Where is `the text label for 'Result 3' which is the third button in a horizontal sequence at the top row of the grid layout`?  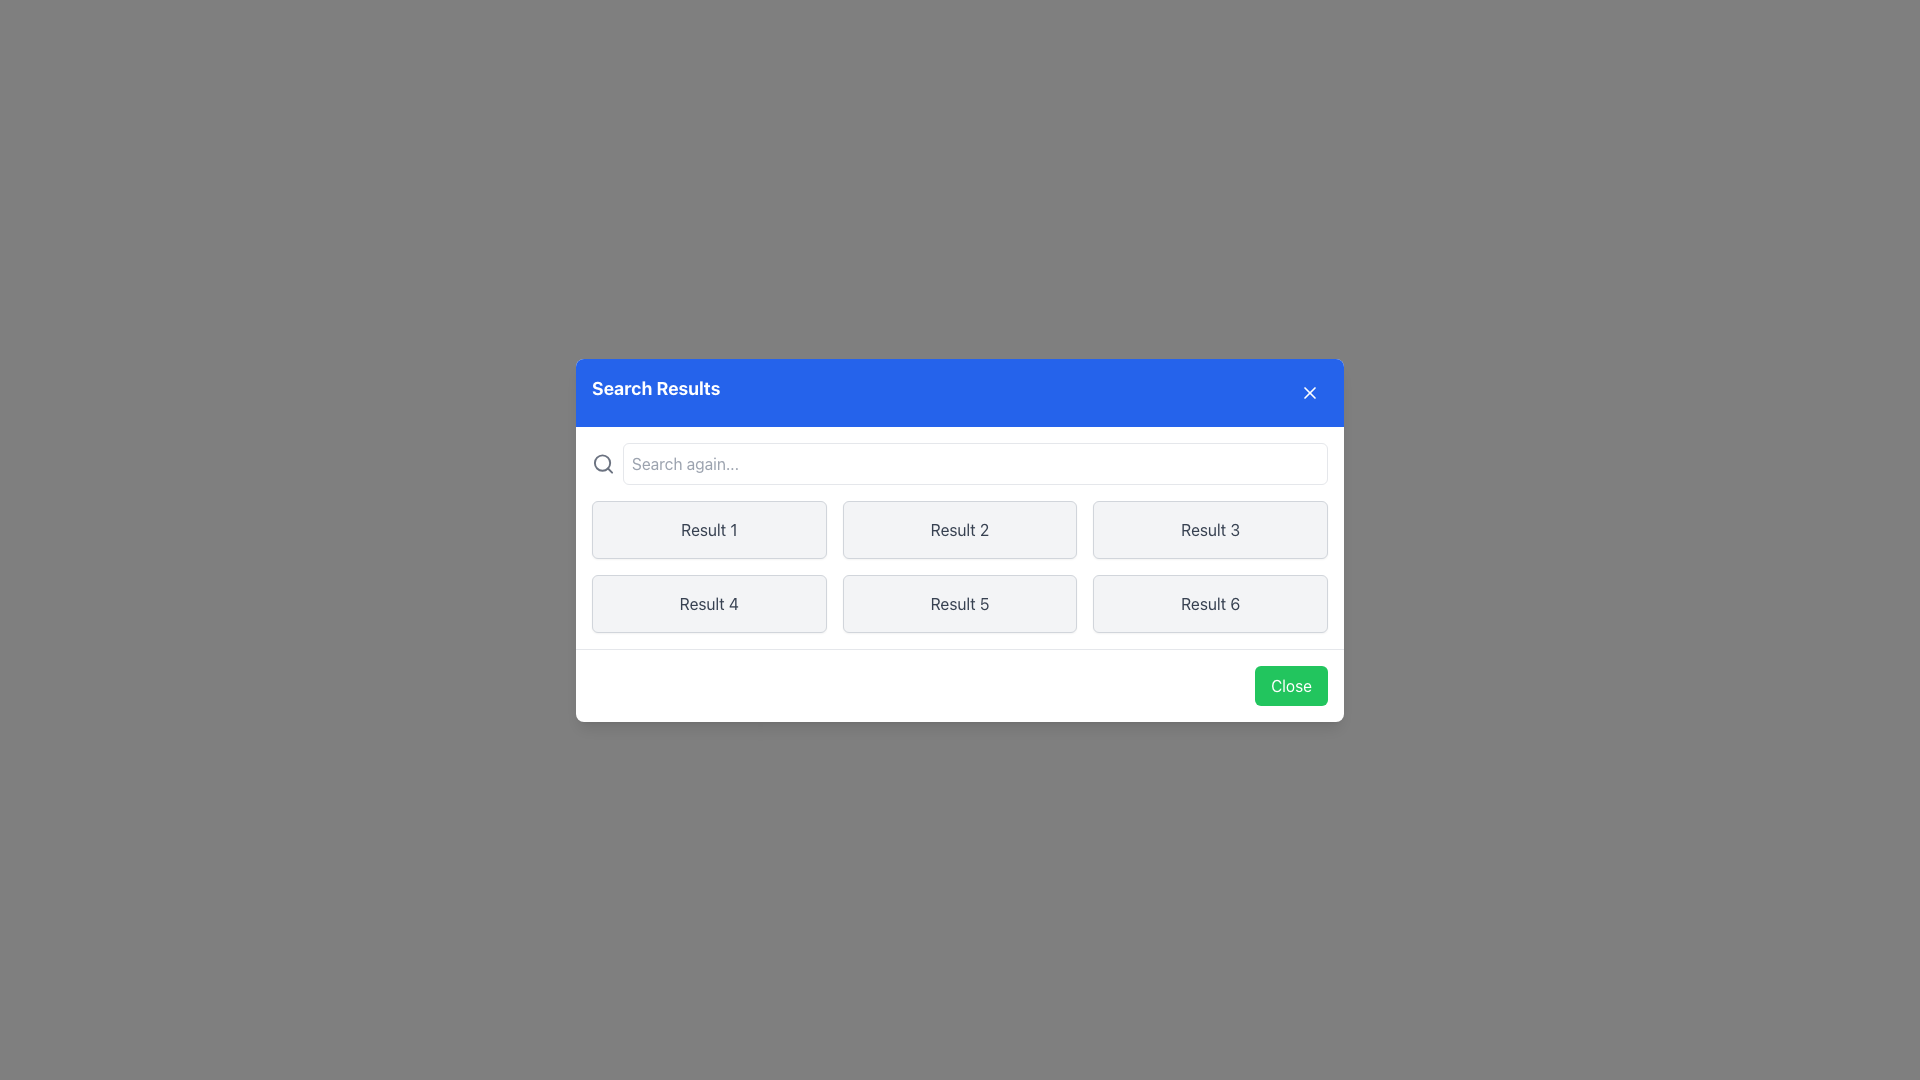 the text label for 'Result 3' which is the third button in a horizontal sequence at the top row of the grid layout is located at coordinates (1209, 528).